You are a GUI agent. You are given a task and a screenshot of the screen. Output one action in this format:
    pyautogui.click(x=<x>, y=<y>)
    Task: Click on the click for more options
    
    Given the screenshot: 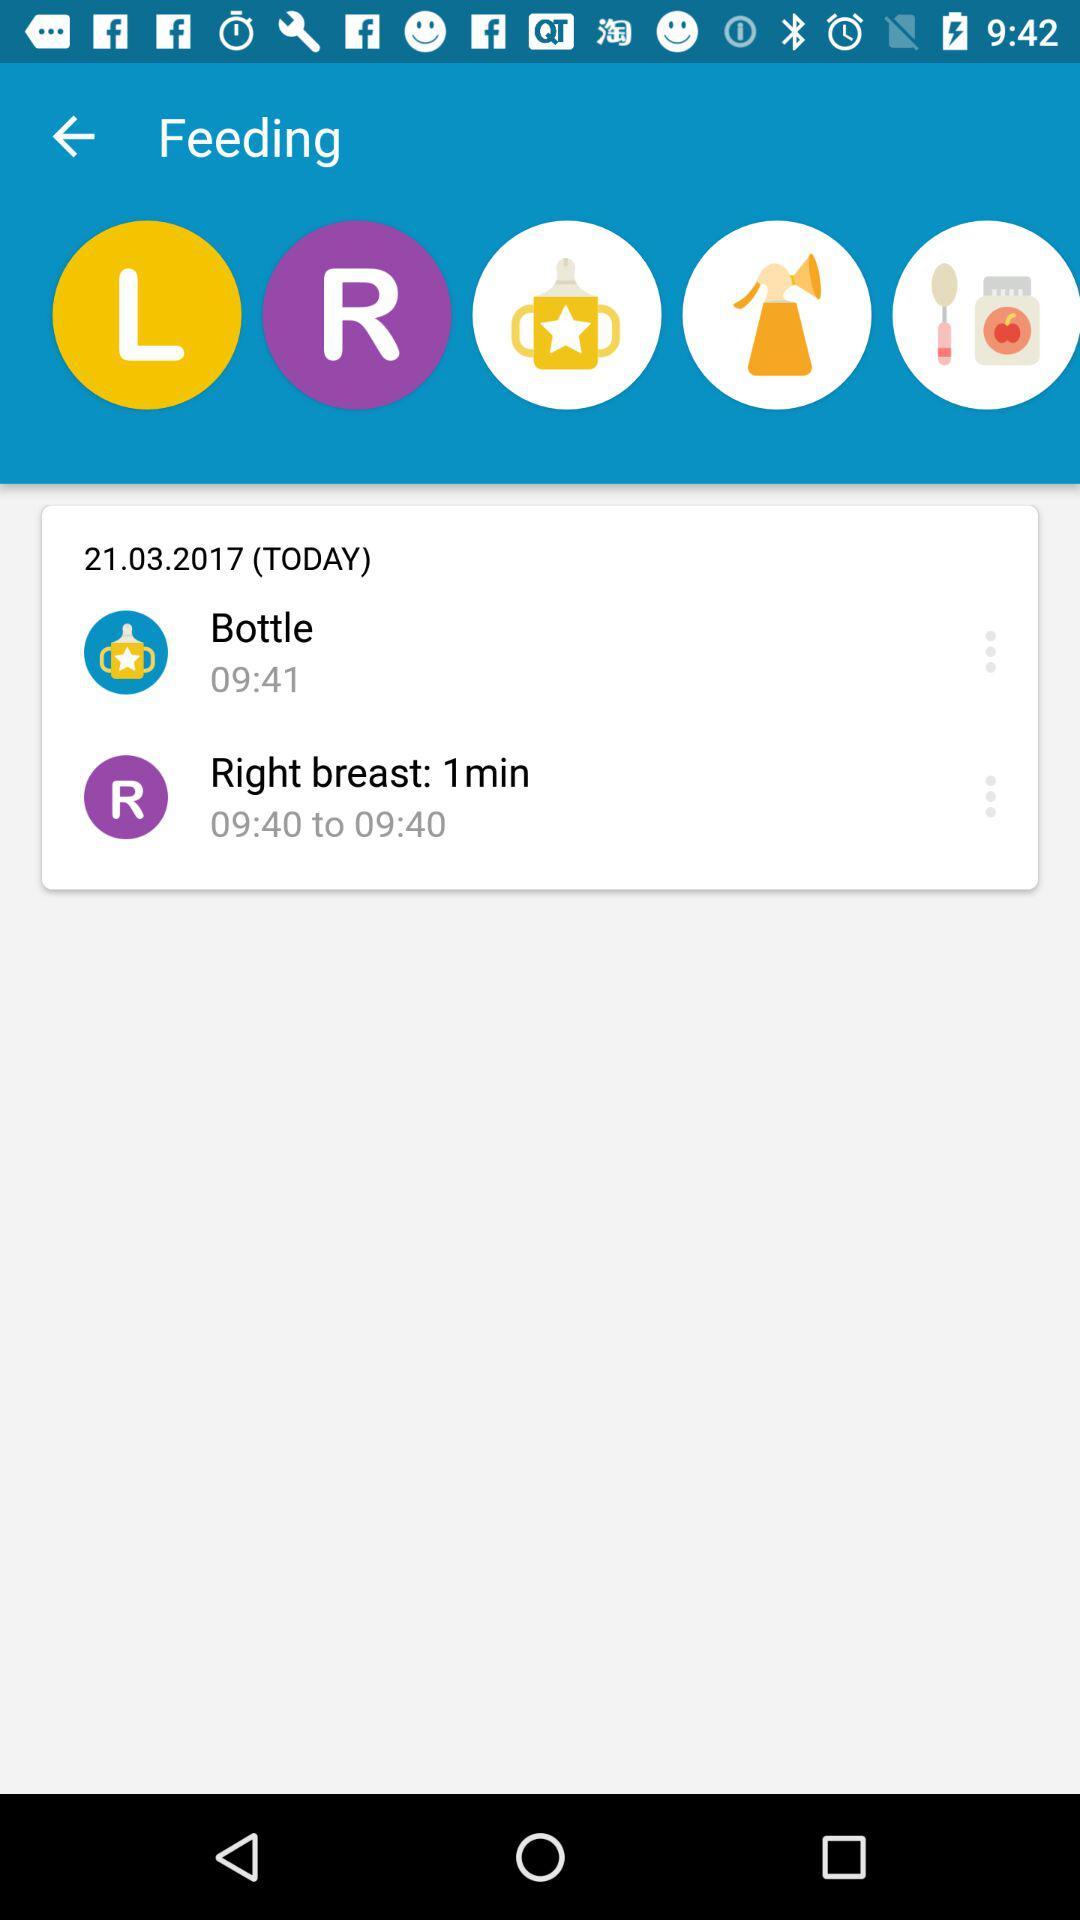 What is the action you would take?
    pyautogui.click(x=995, y=651)
    